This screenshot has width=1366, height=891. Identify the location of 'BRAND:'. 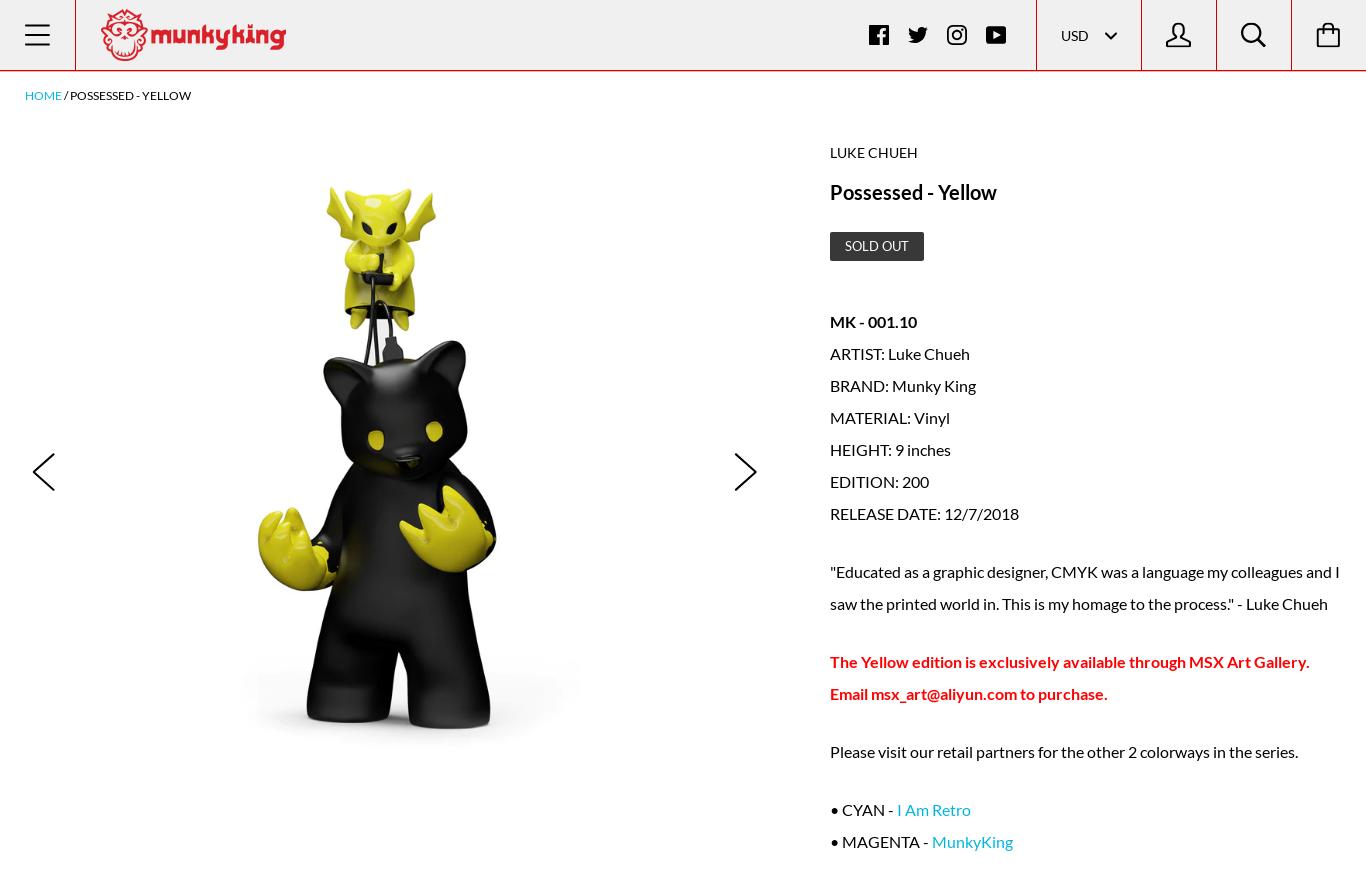
(859, 384).